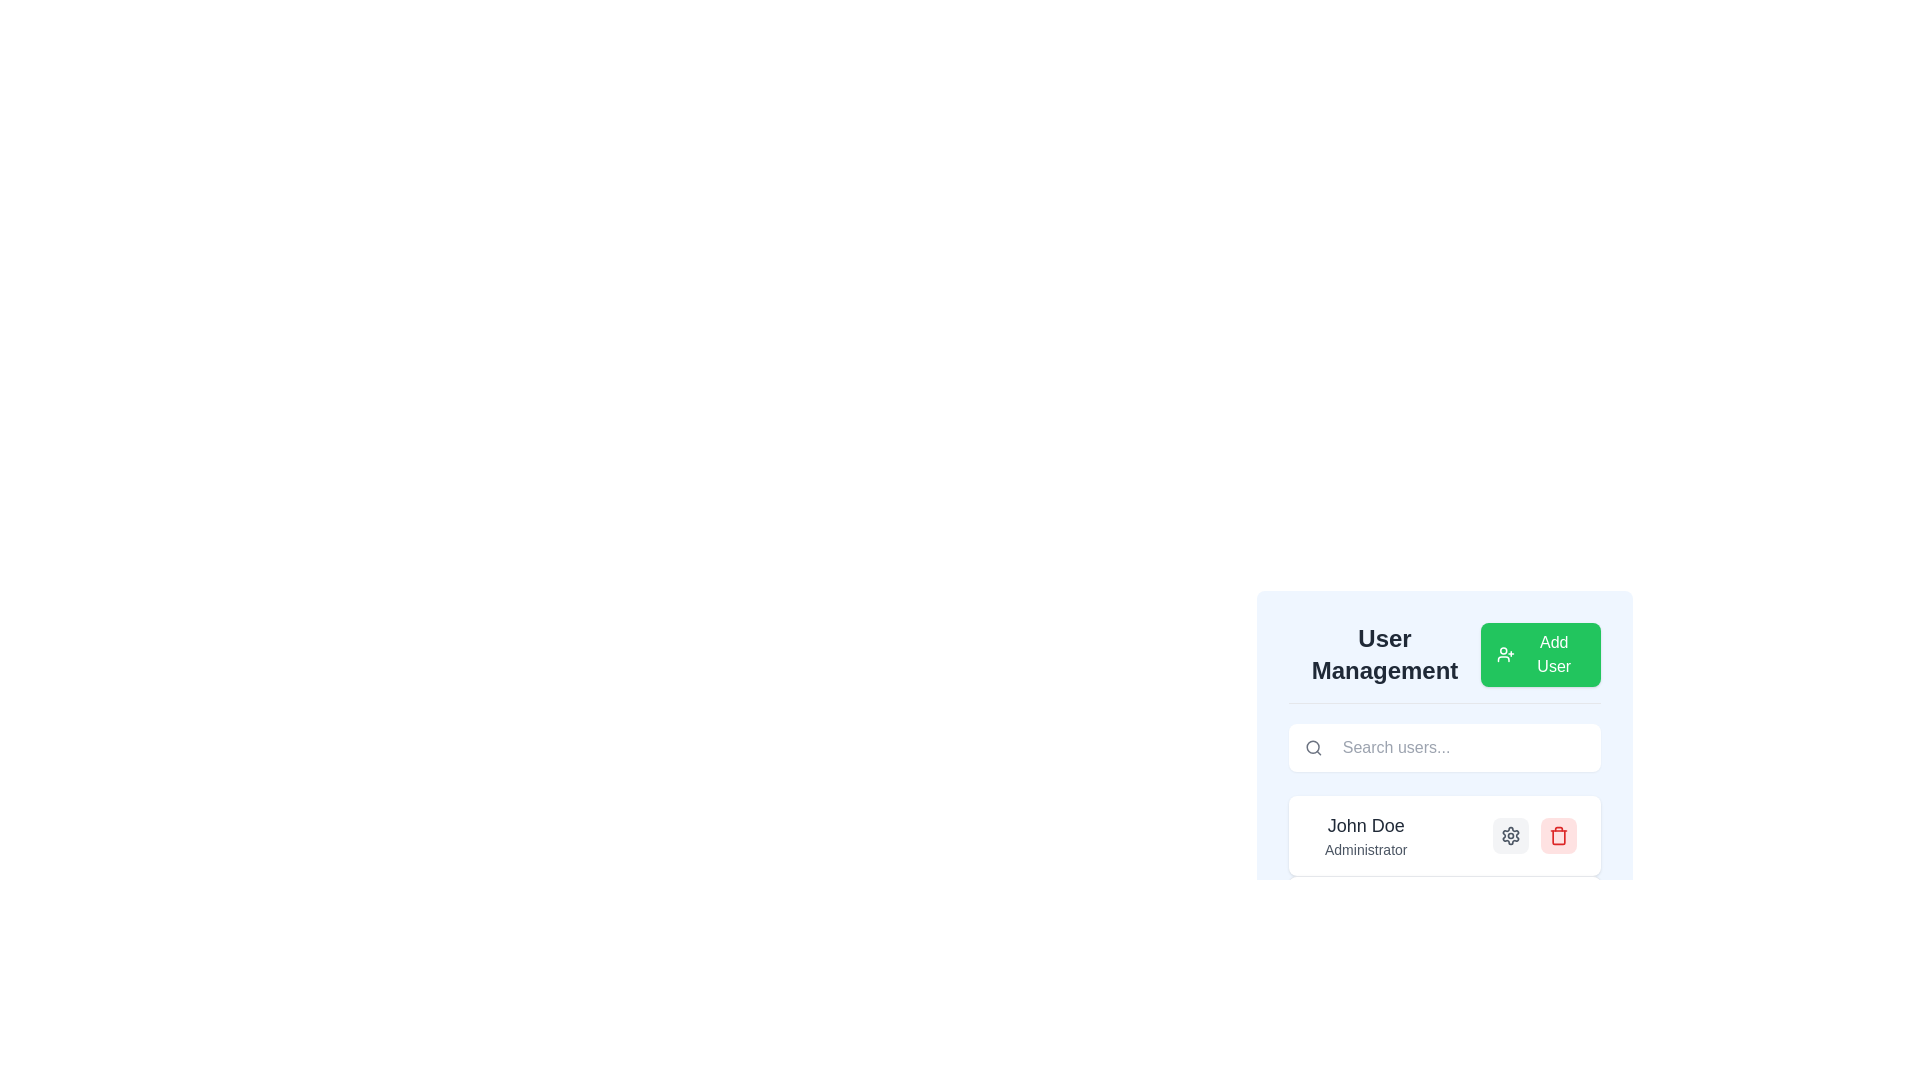 This screenshot has width=1920, height=1080. What do you see at coordinates (1444, 748) in the screenshot?
I see `the search input field with the placeholder 'Search users...' to bring up the context menu` at bounding box center [1444, 748].